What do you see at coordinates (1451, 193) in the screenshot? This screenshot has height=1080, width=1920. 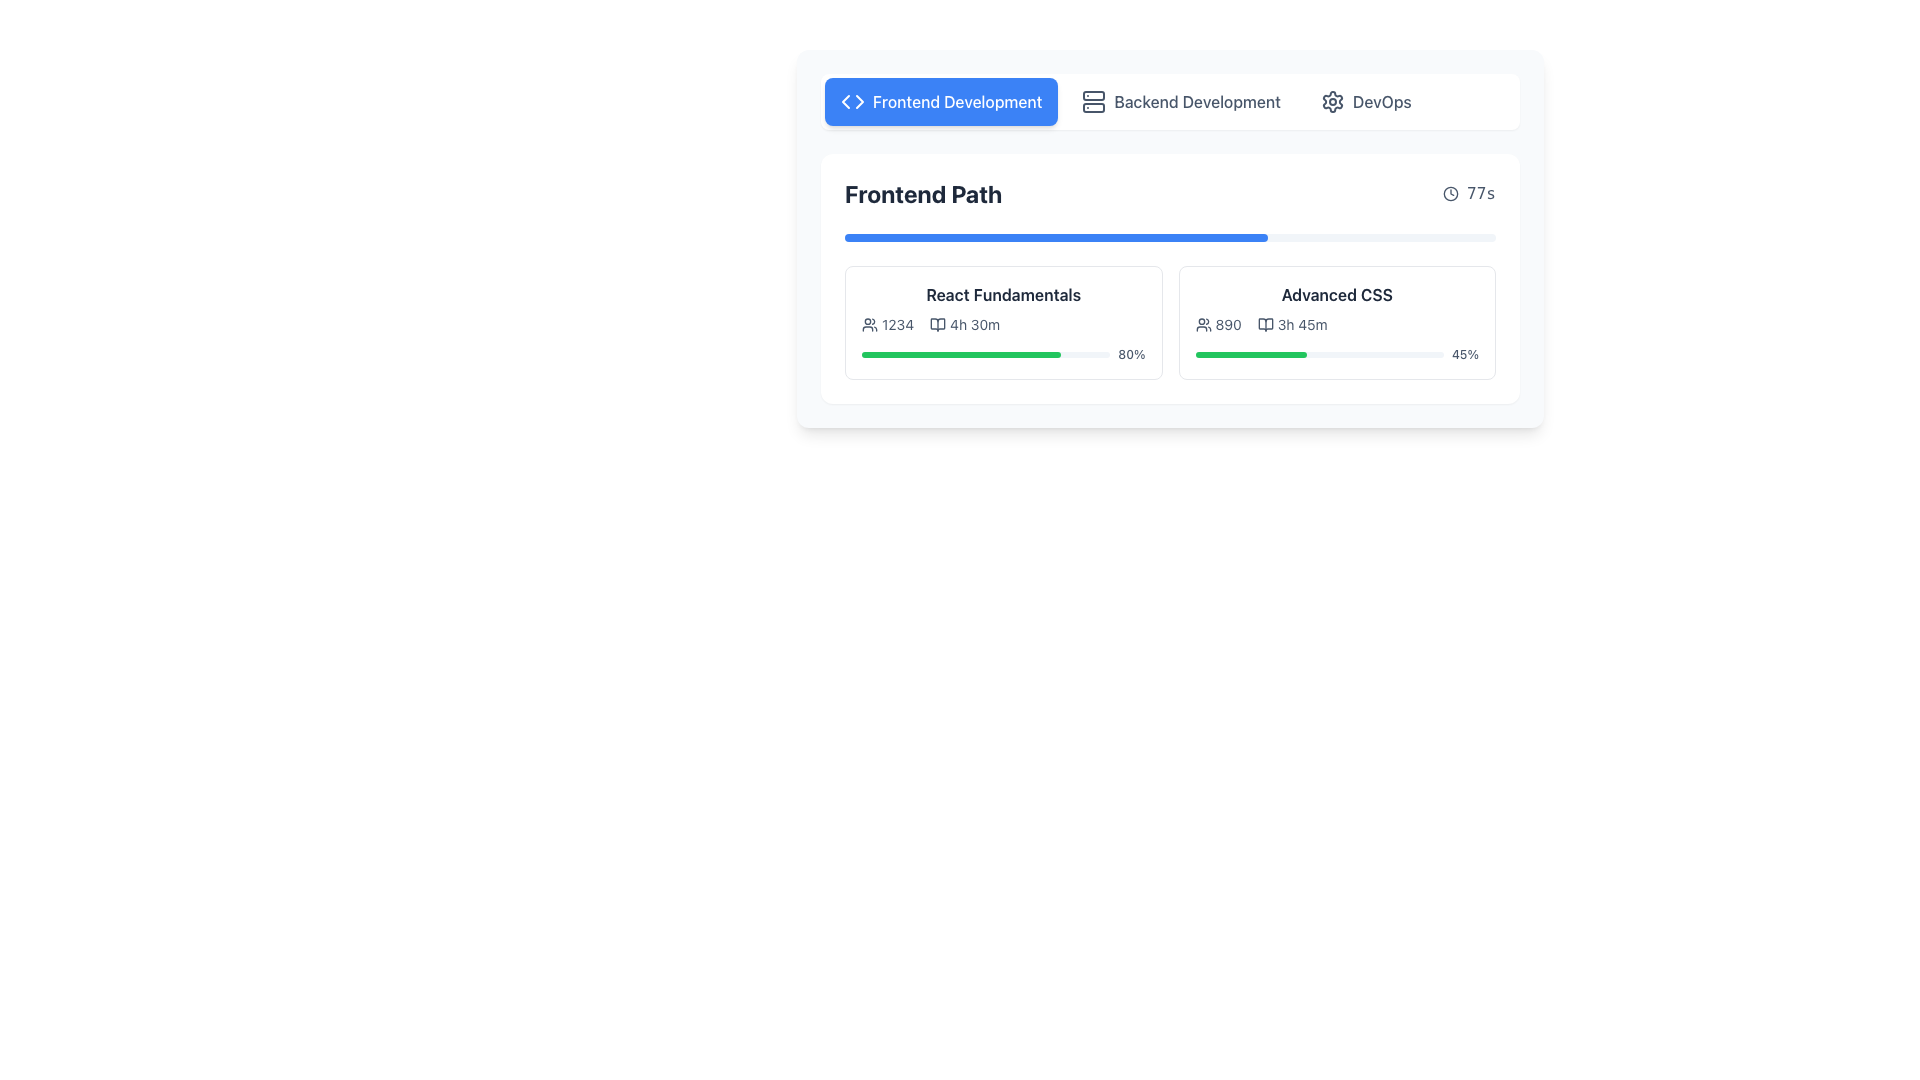 I see `the small, circular clock icon with a minimalist design located next to the text '48s', which is positioned on the right side of the interface above two progress indicators` at bounding box center [1451, 193].